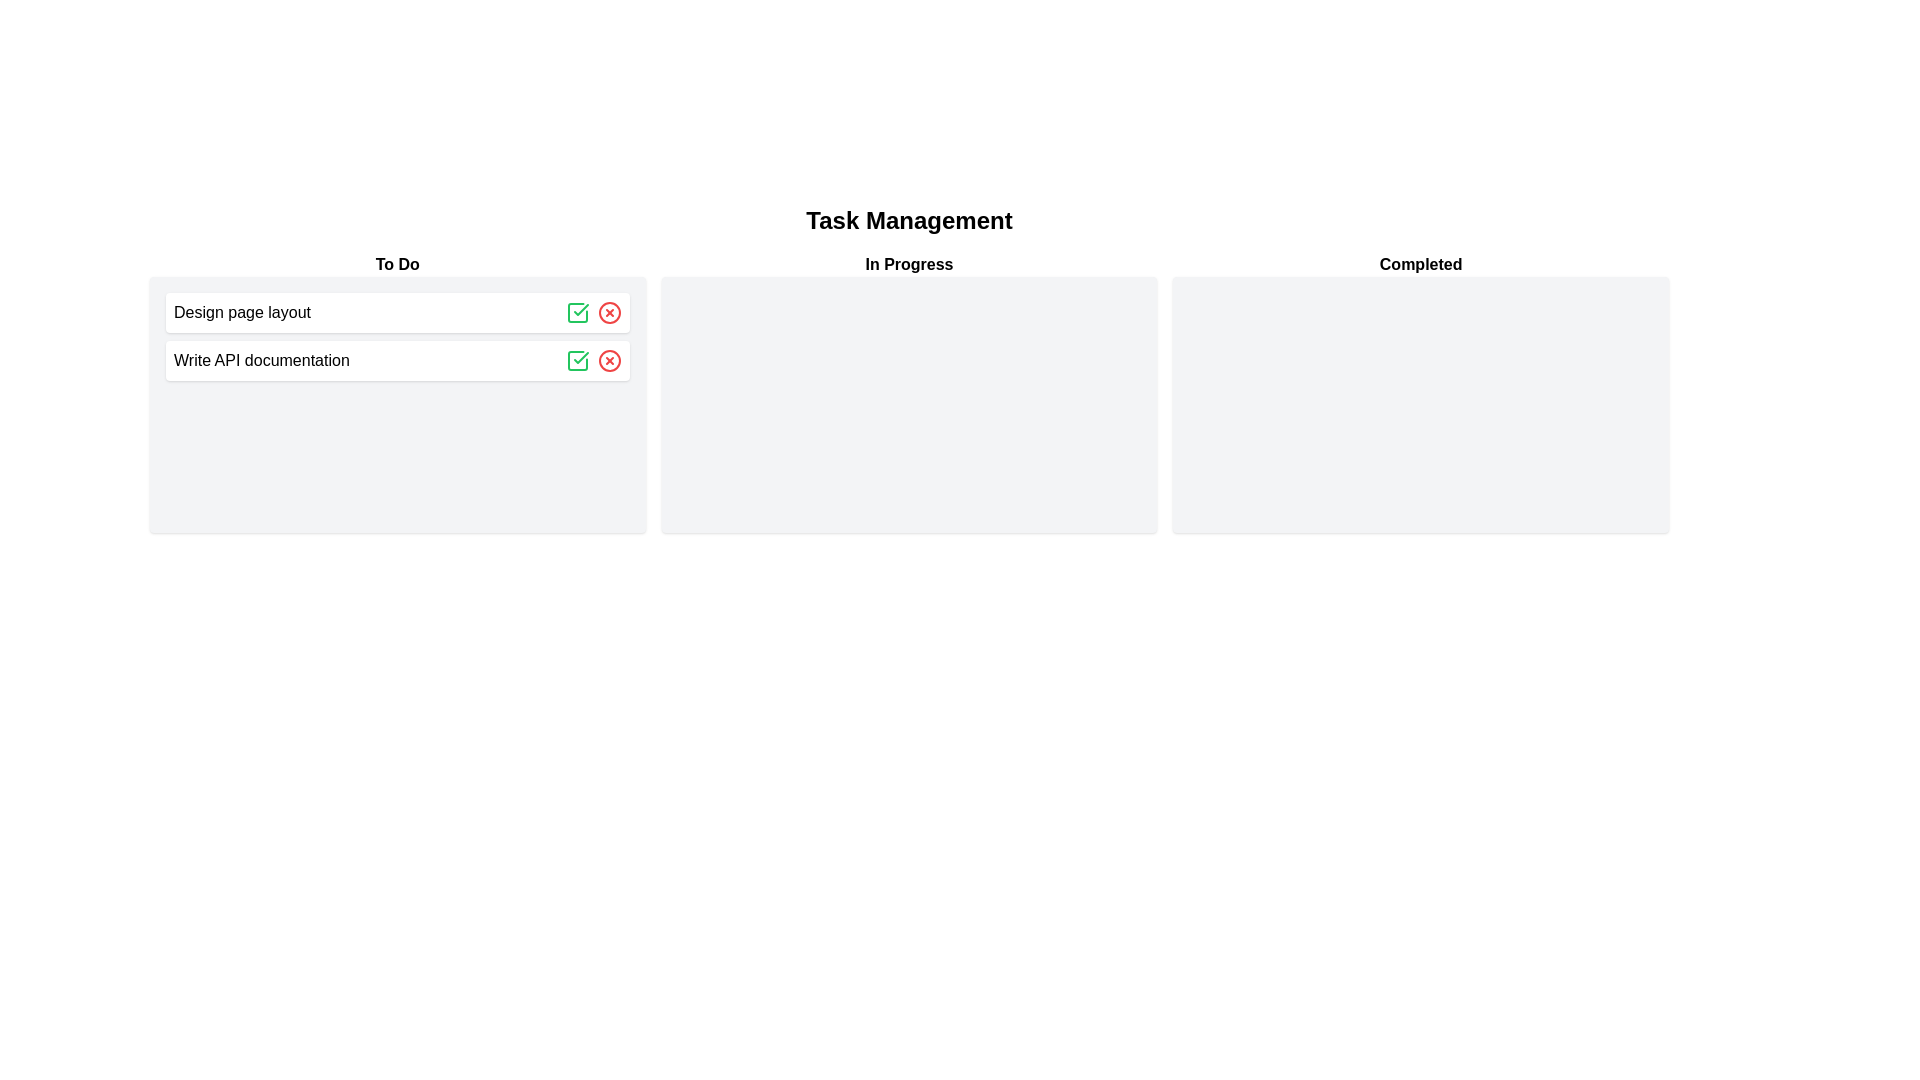 Image resolution: width=1920 pixels, height=1080 pixels. I want to click on the green checkmark icon for the task 'Write API documentation' to move it to the next state, so click(576, 361).